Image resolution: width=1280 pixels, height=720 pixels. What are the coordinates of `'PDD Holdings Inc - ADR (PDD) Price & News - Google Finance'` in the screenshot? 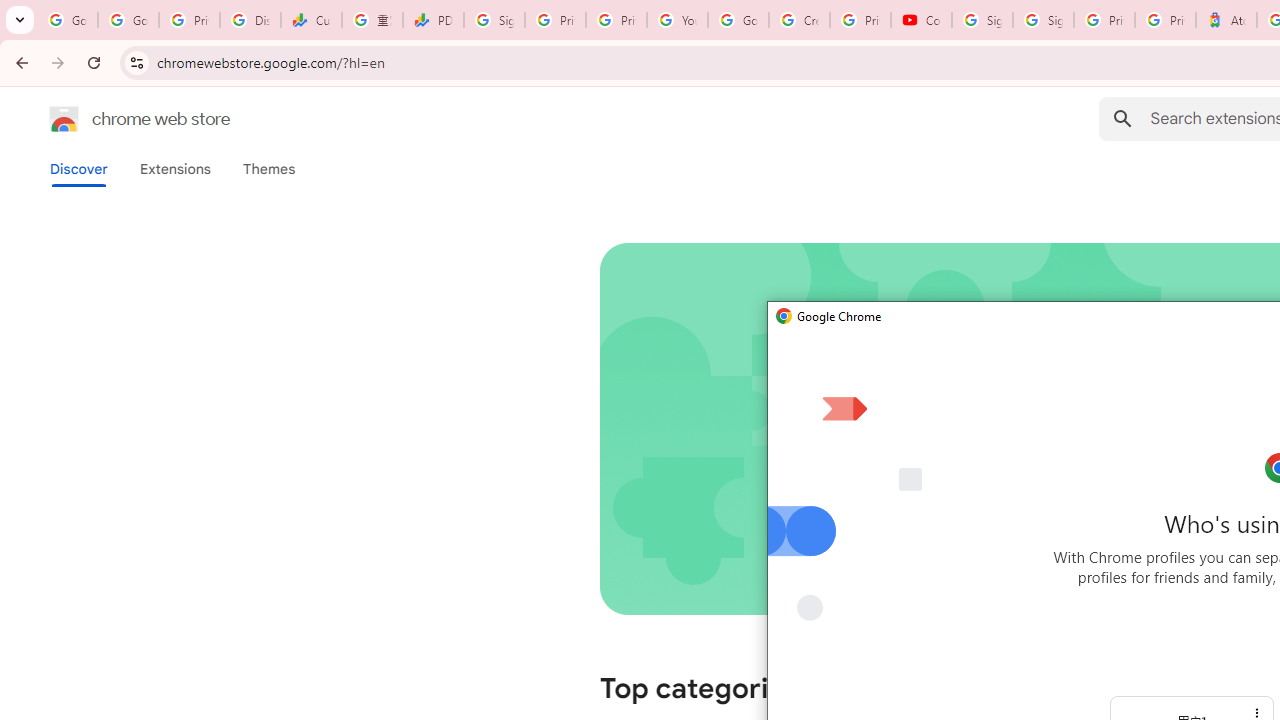 It's located at (432, 20).